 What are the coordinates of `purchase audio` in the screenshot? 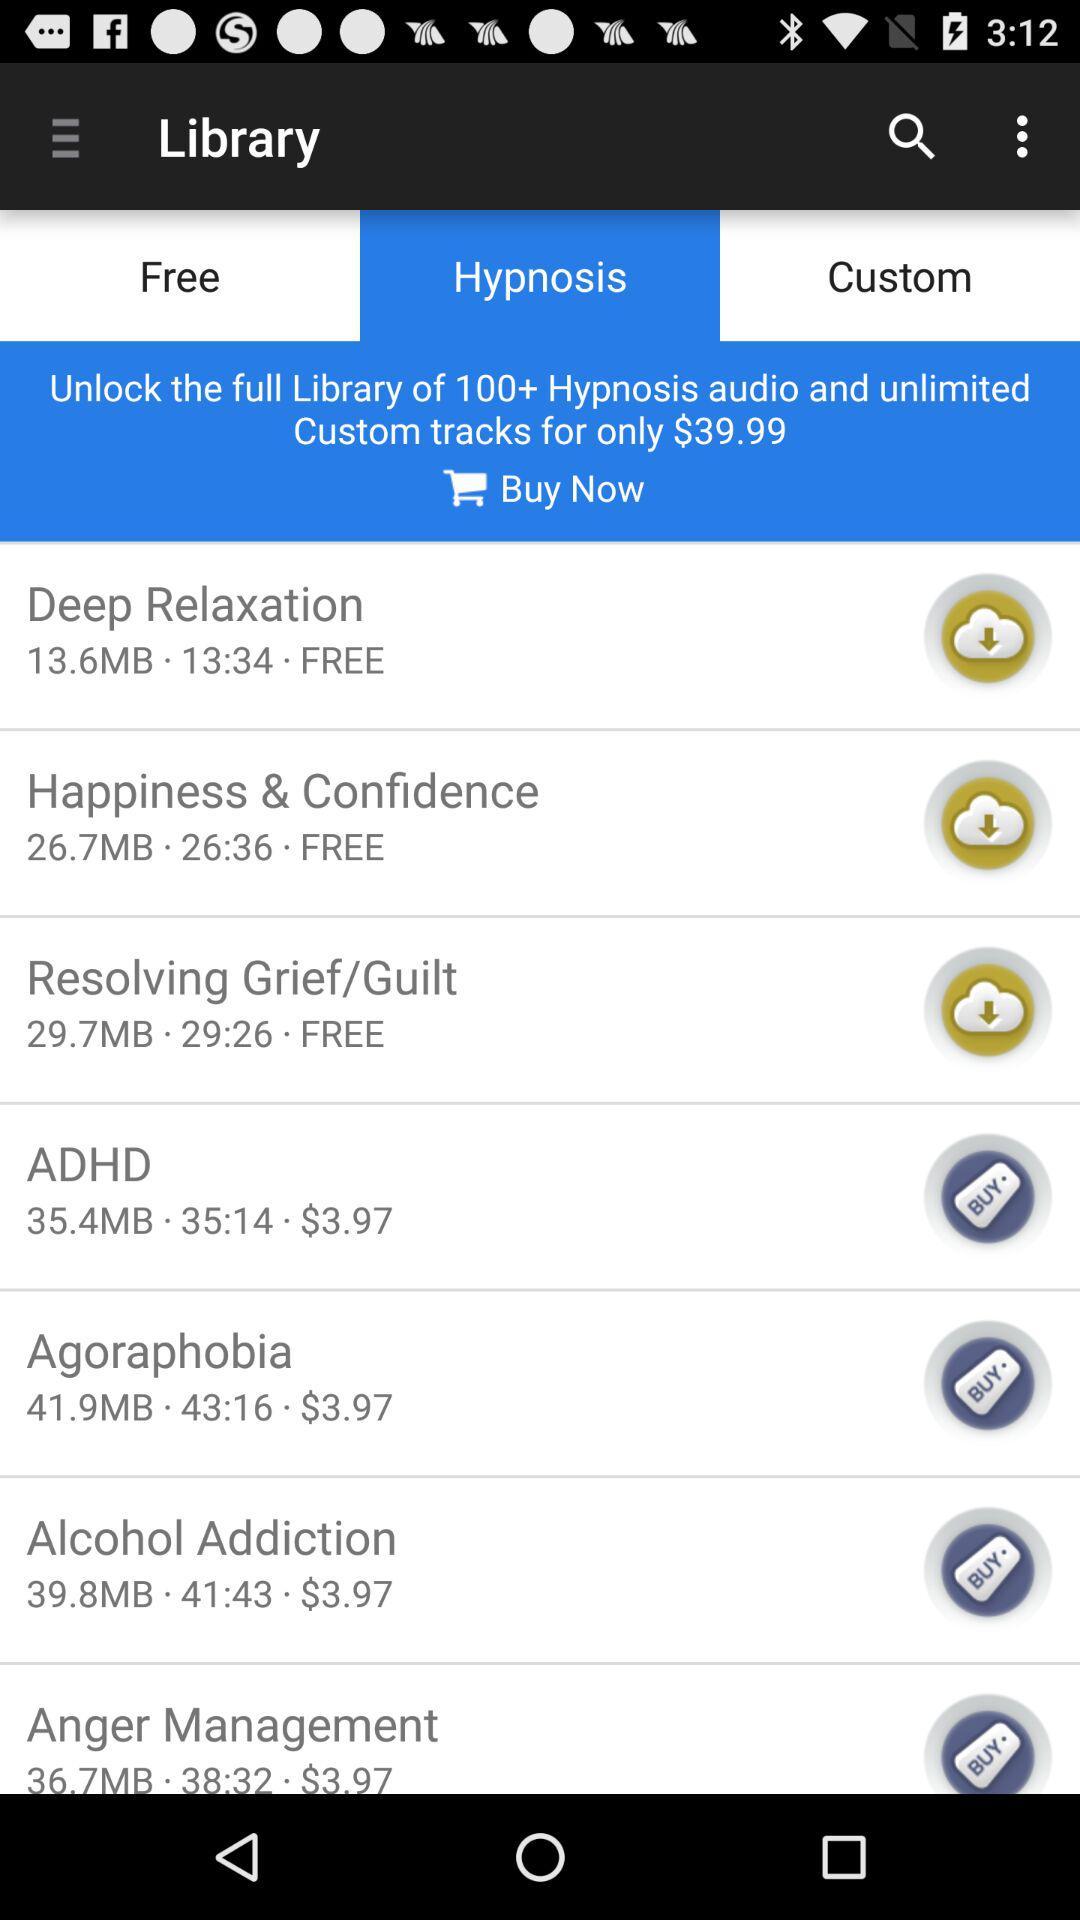 It's located at (987, 1382).